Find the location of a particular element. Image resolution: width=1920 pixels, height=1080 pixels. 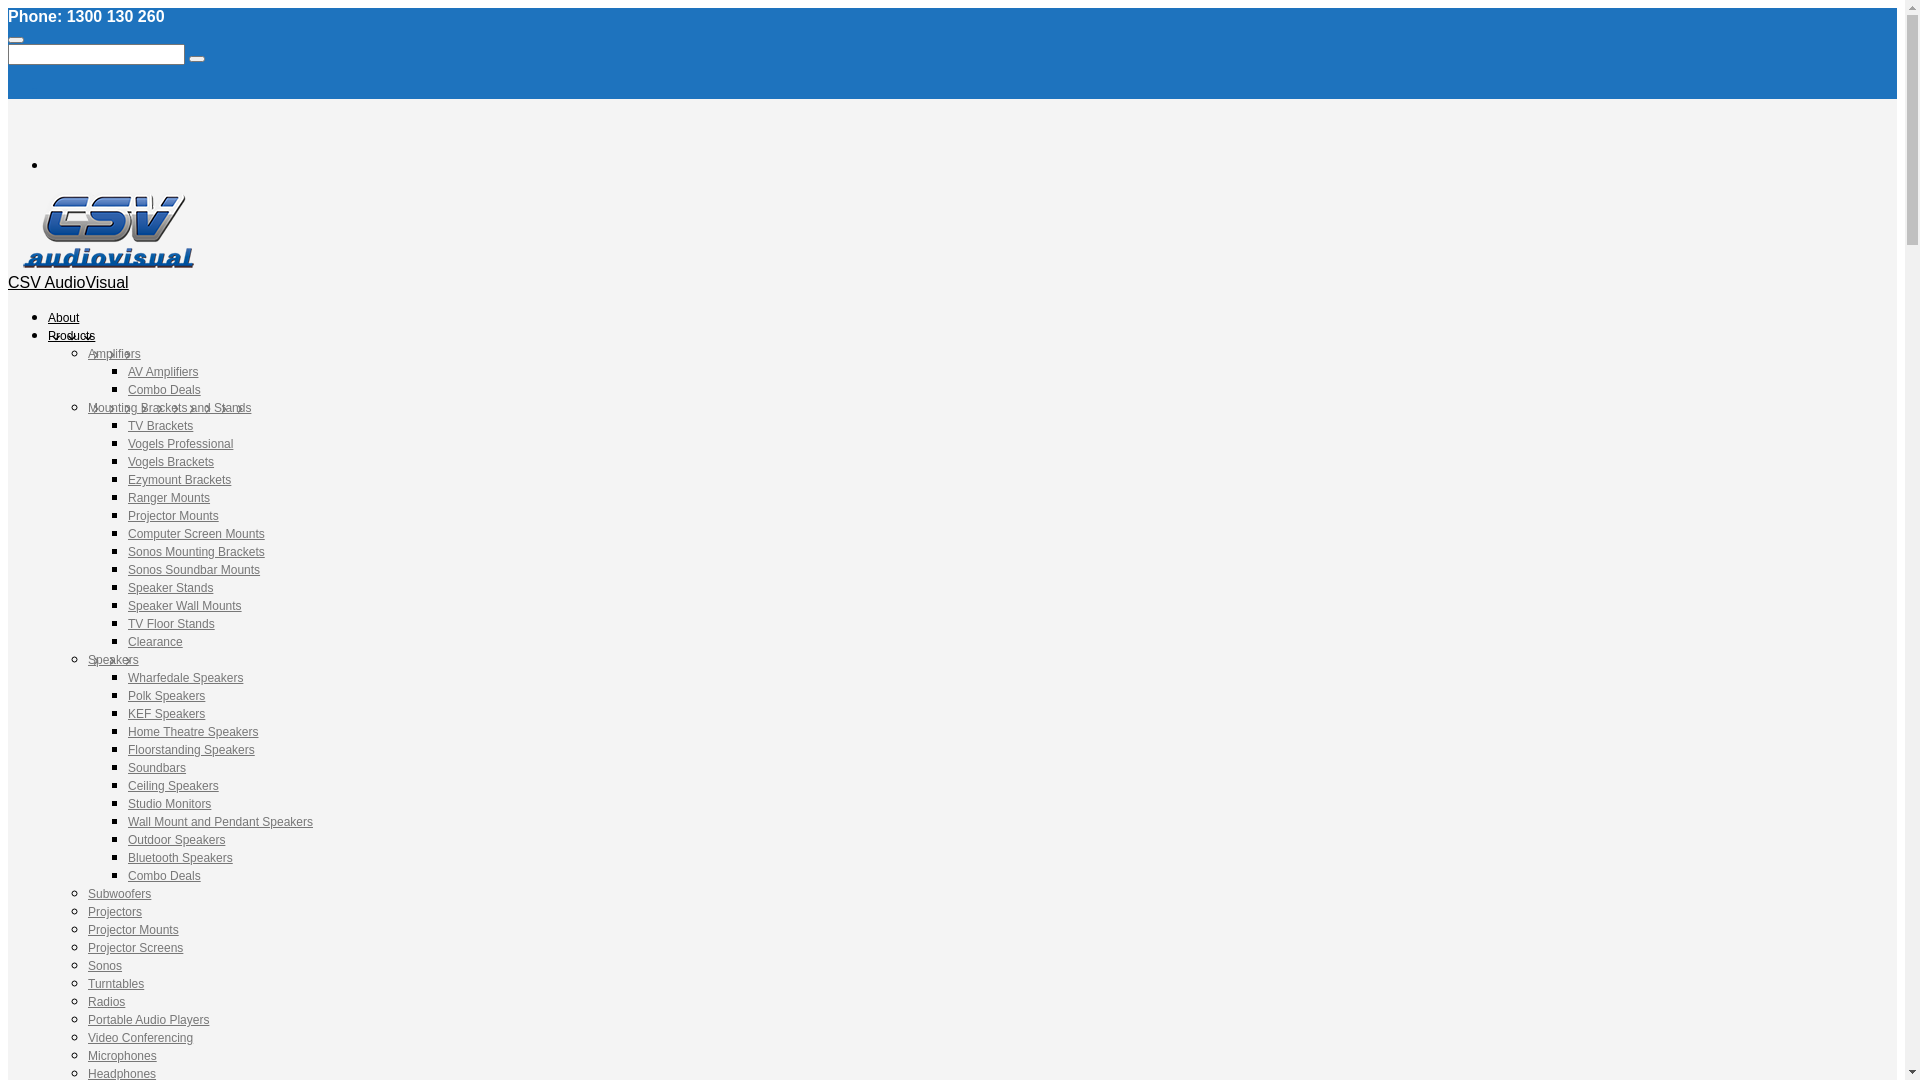

'Vogels Professional' is located at coordinates (180, 442).